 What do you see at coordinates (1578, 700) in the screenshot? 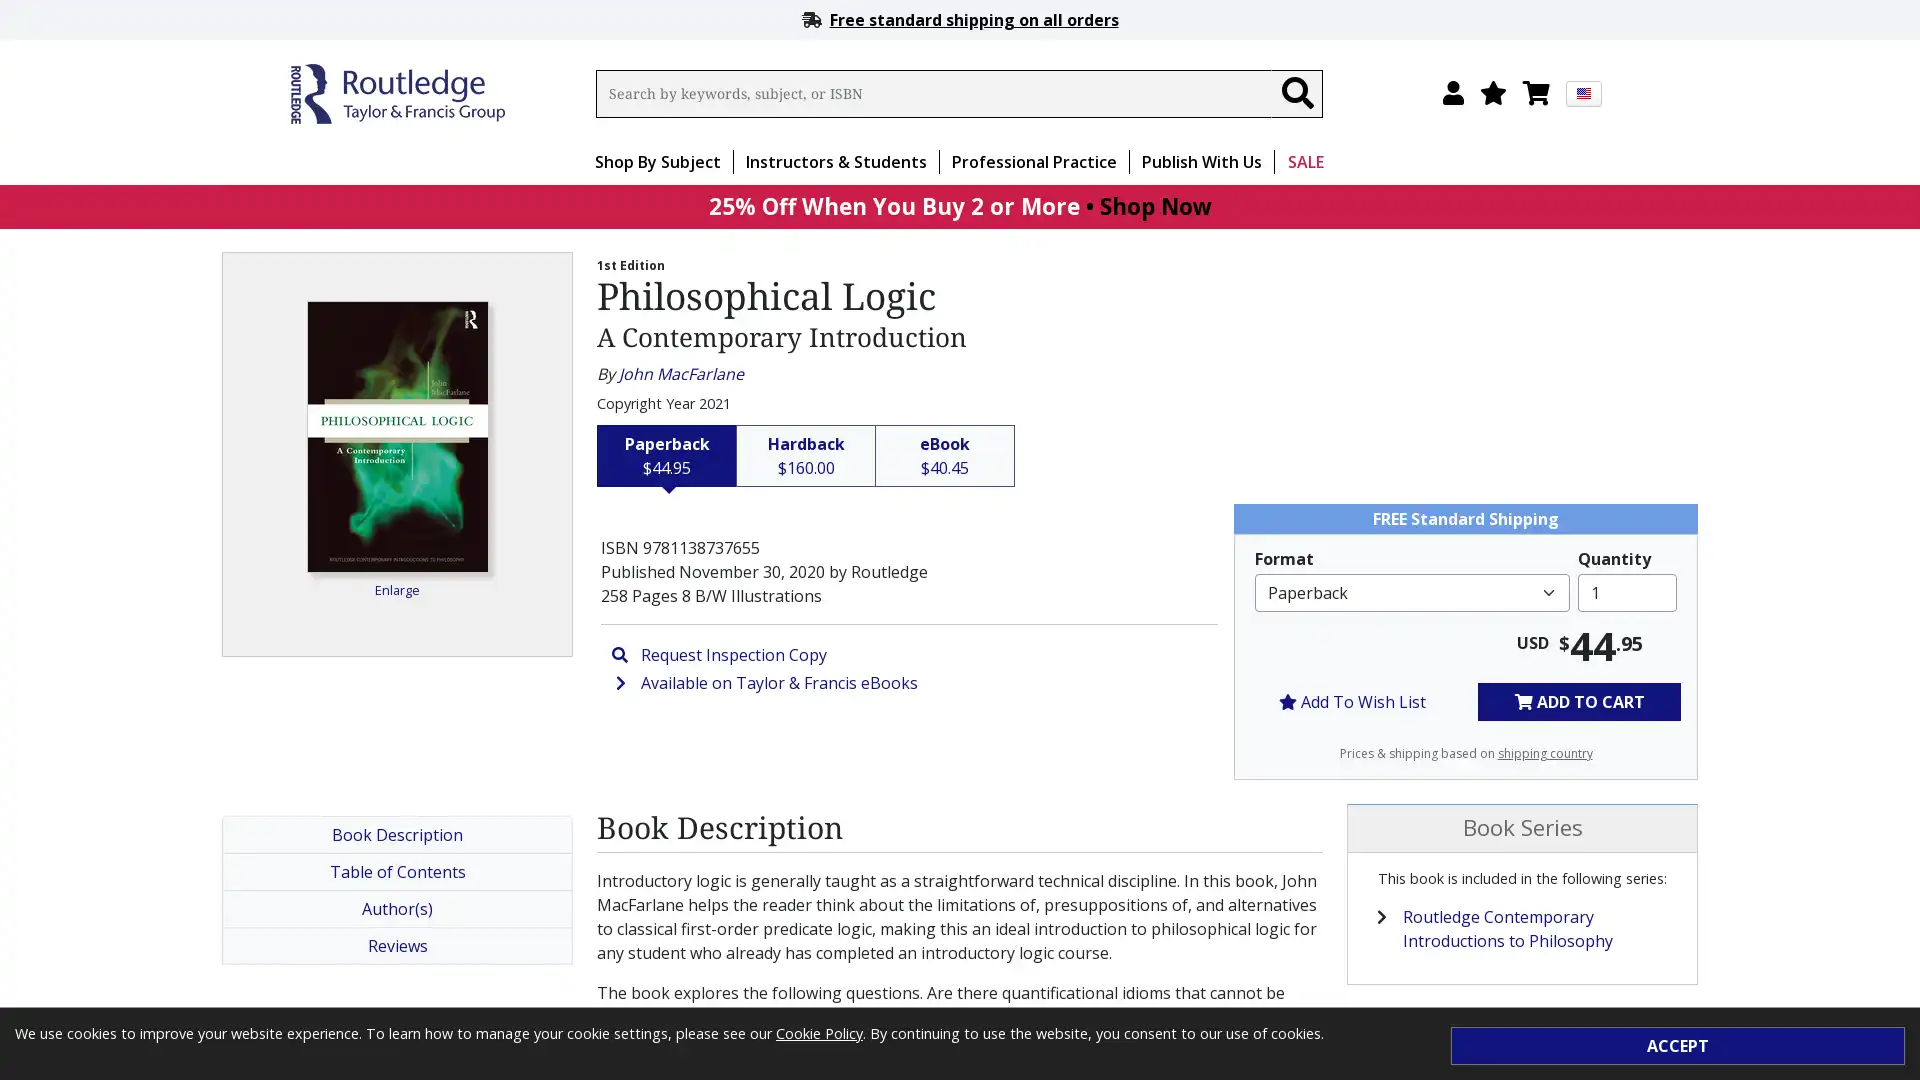
I see `ADD TO CART` at bounding box center [1578, 700].